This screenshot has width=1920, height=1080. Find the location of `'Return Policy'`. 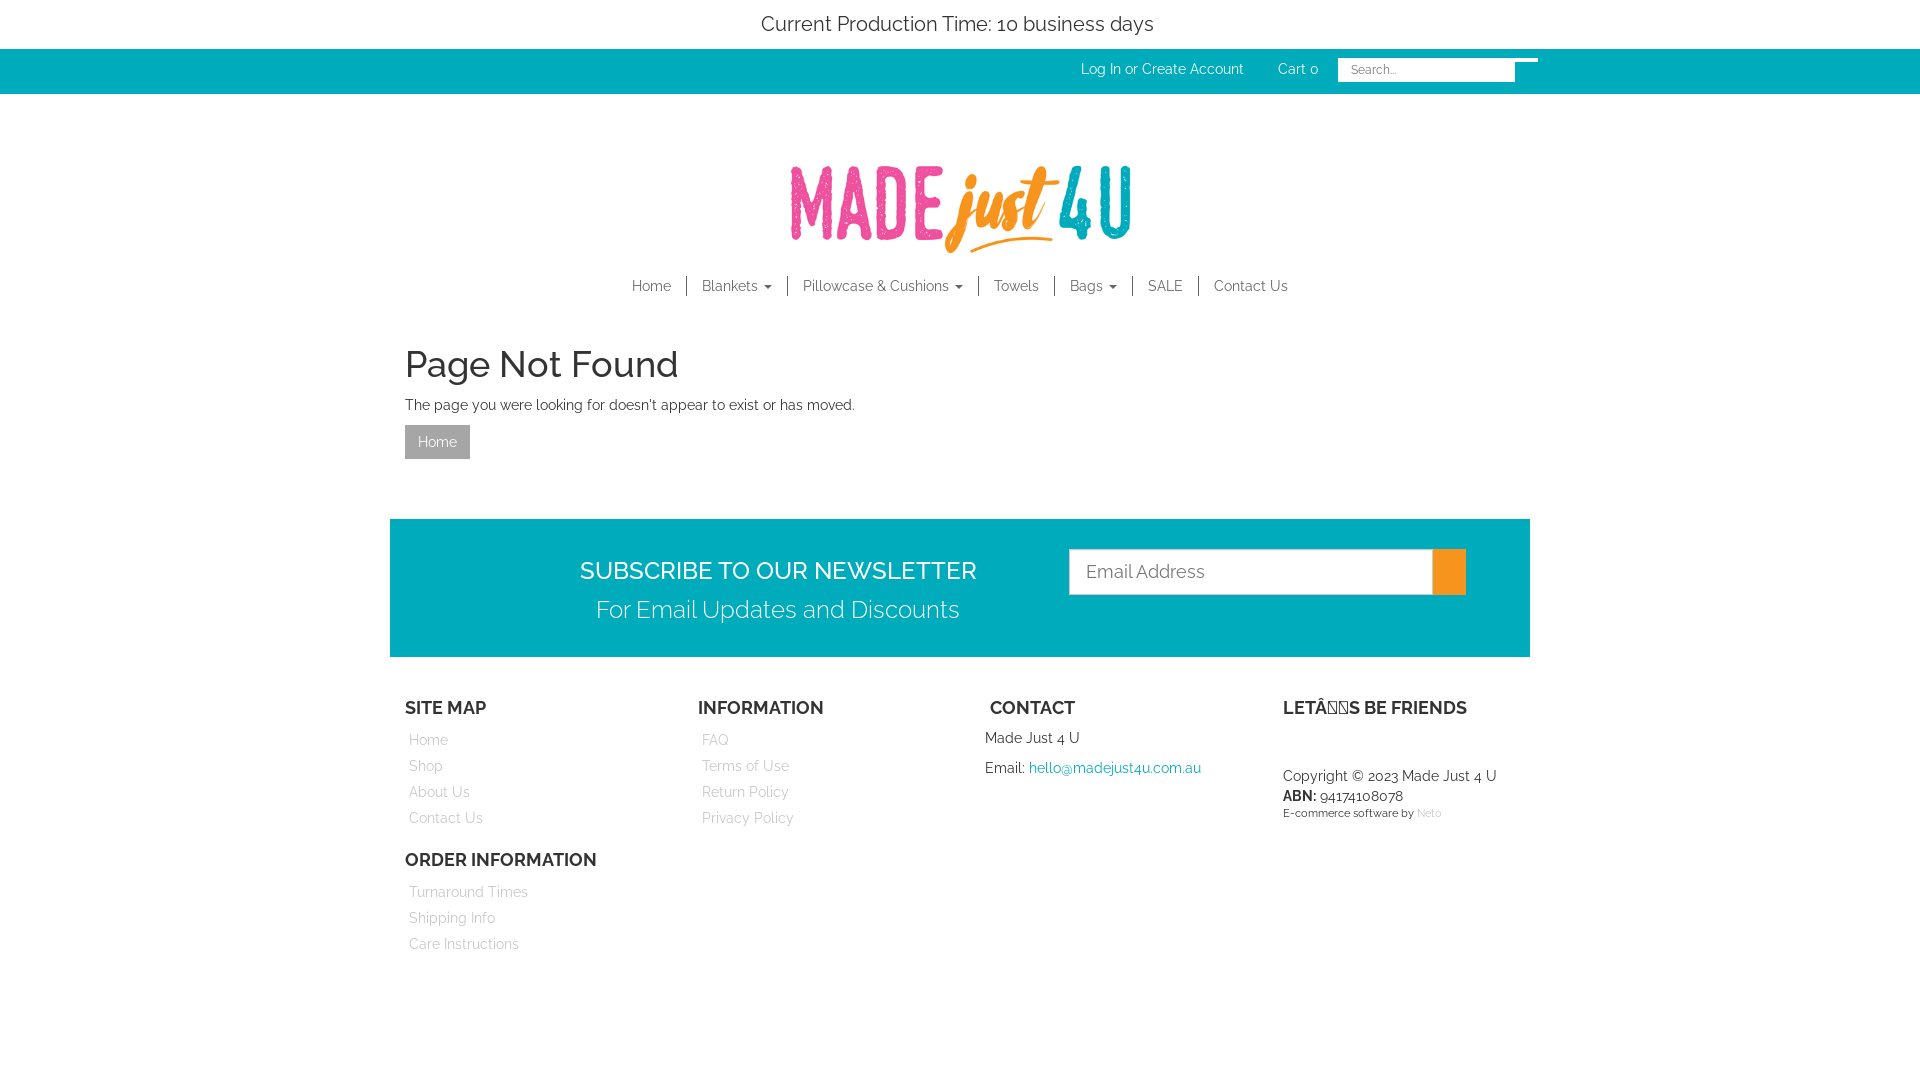

'Return Policy' is located at coordinates (820, 790).